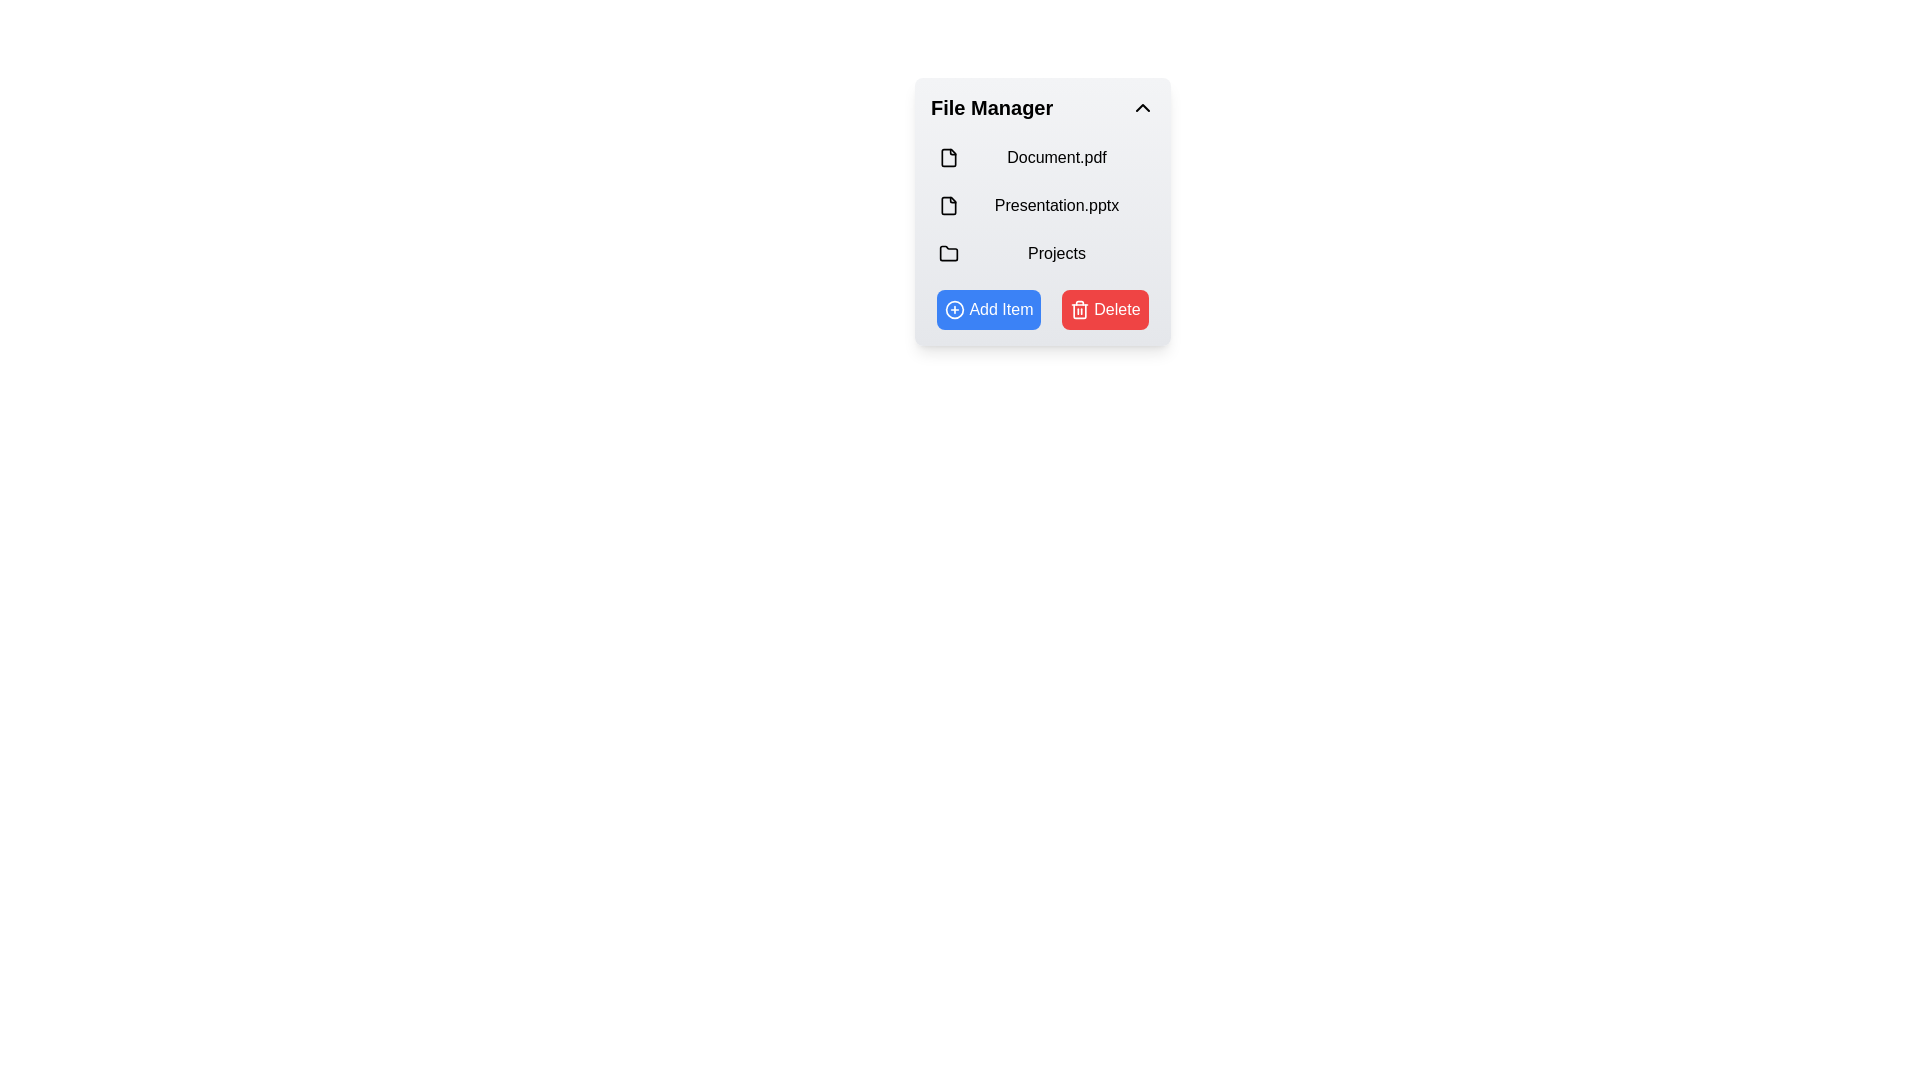 Image resolution: width=1920 pixels, height=1080 pixels. What do you see at coordinates (1055, 205) in the screenshot?
I see `the label for the file 'Presentation.pptx' in the file manager` at bounding box center [1055, 205].